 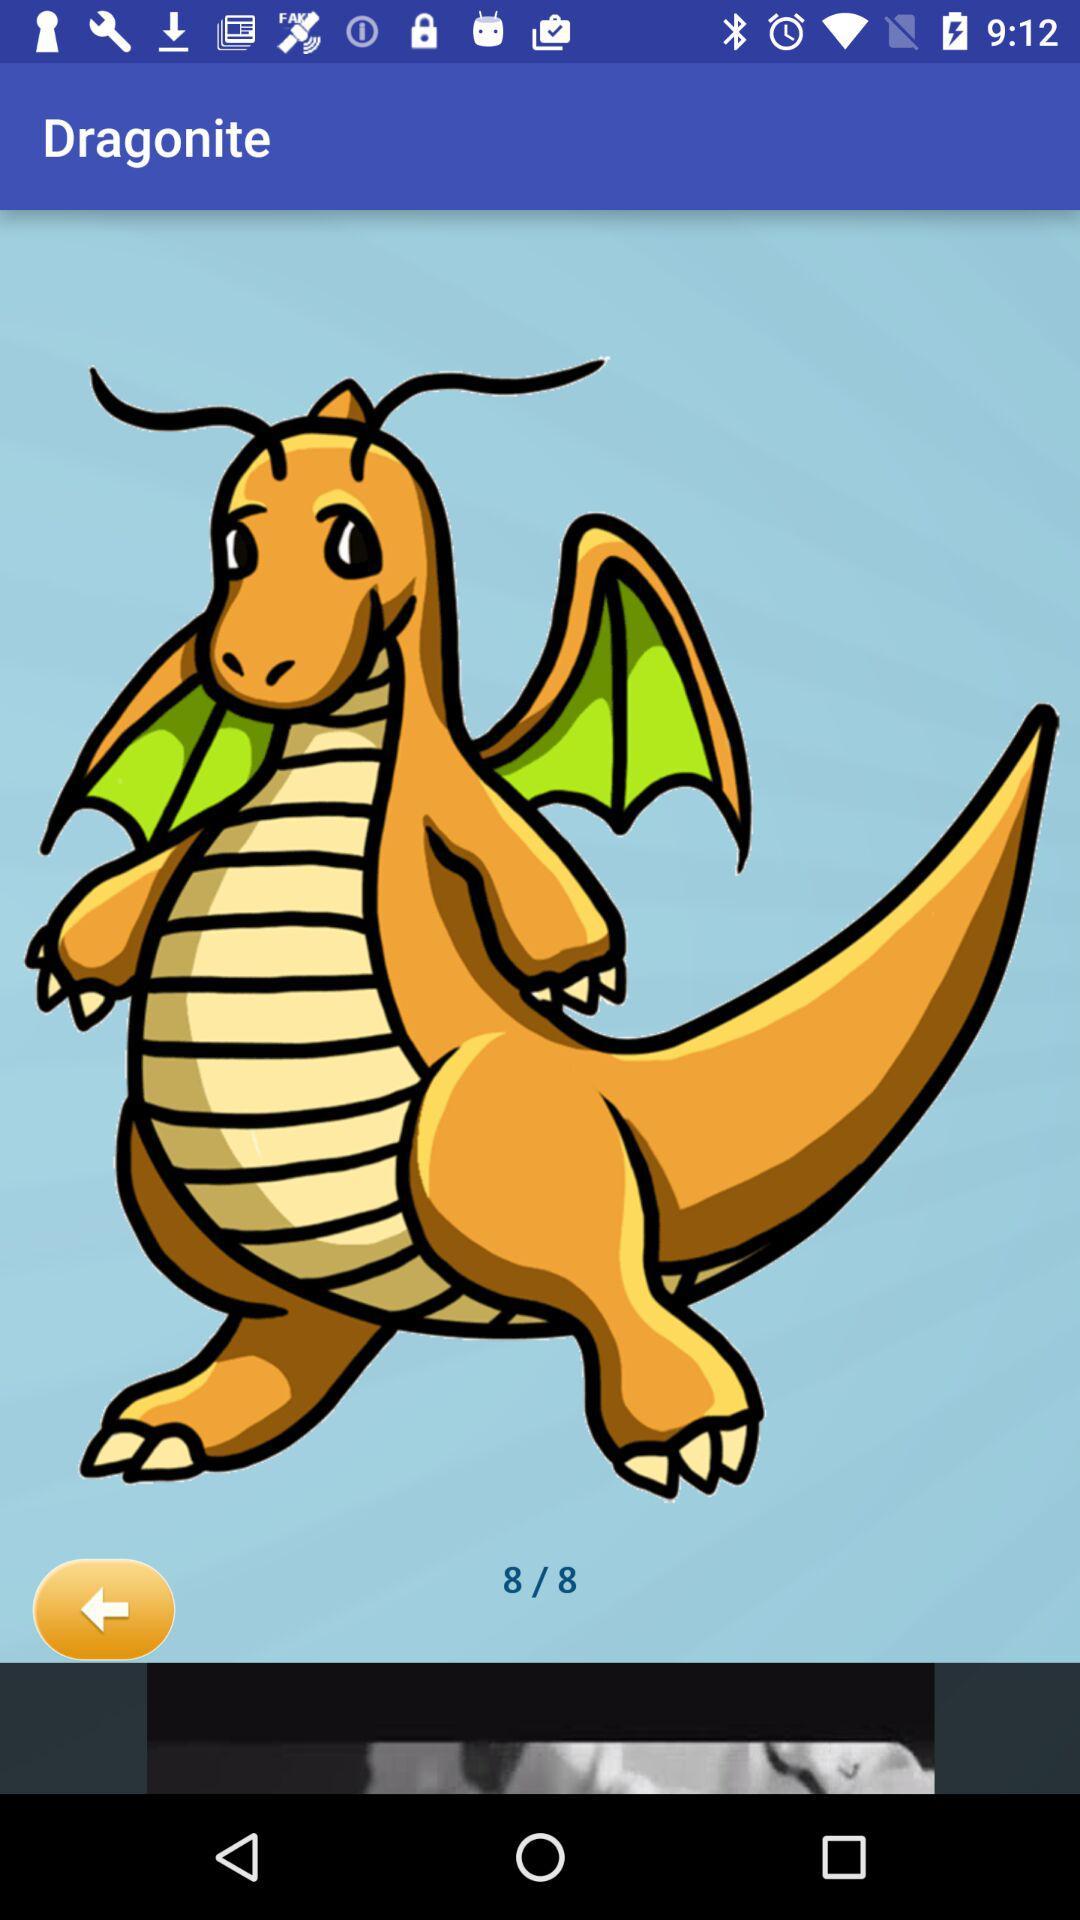 What do you see at coordinates (103, 1610) in the screenshot?
I see `the icon to the left of 8 / 8 item` at bounding box center [103, 1610].